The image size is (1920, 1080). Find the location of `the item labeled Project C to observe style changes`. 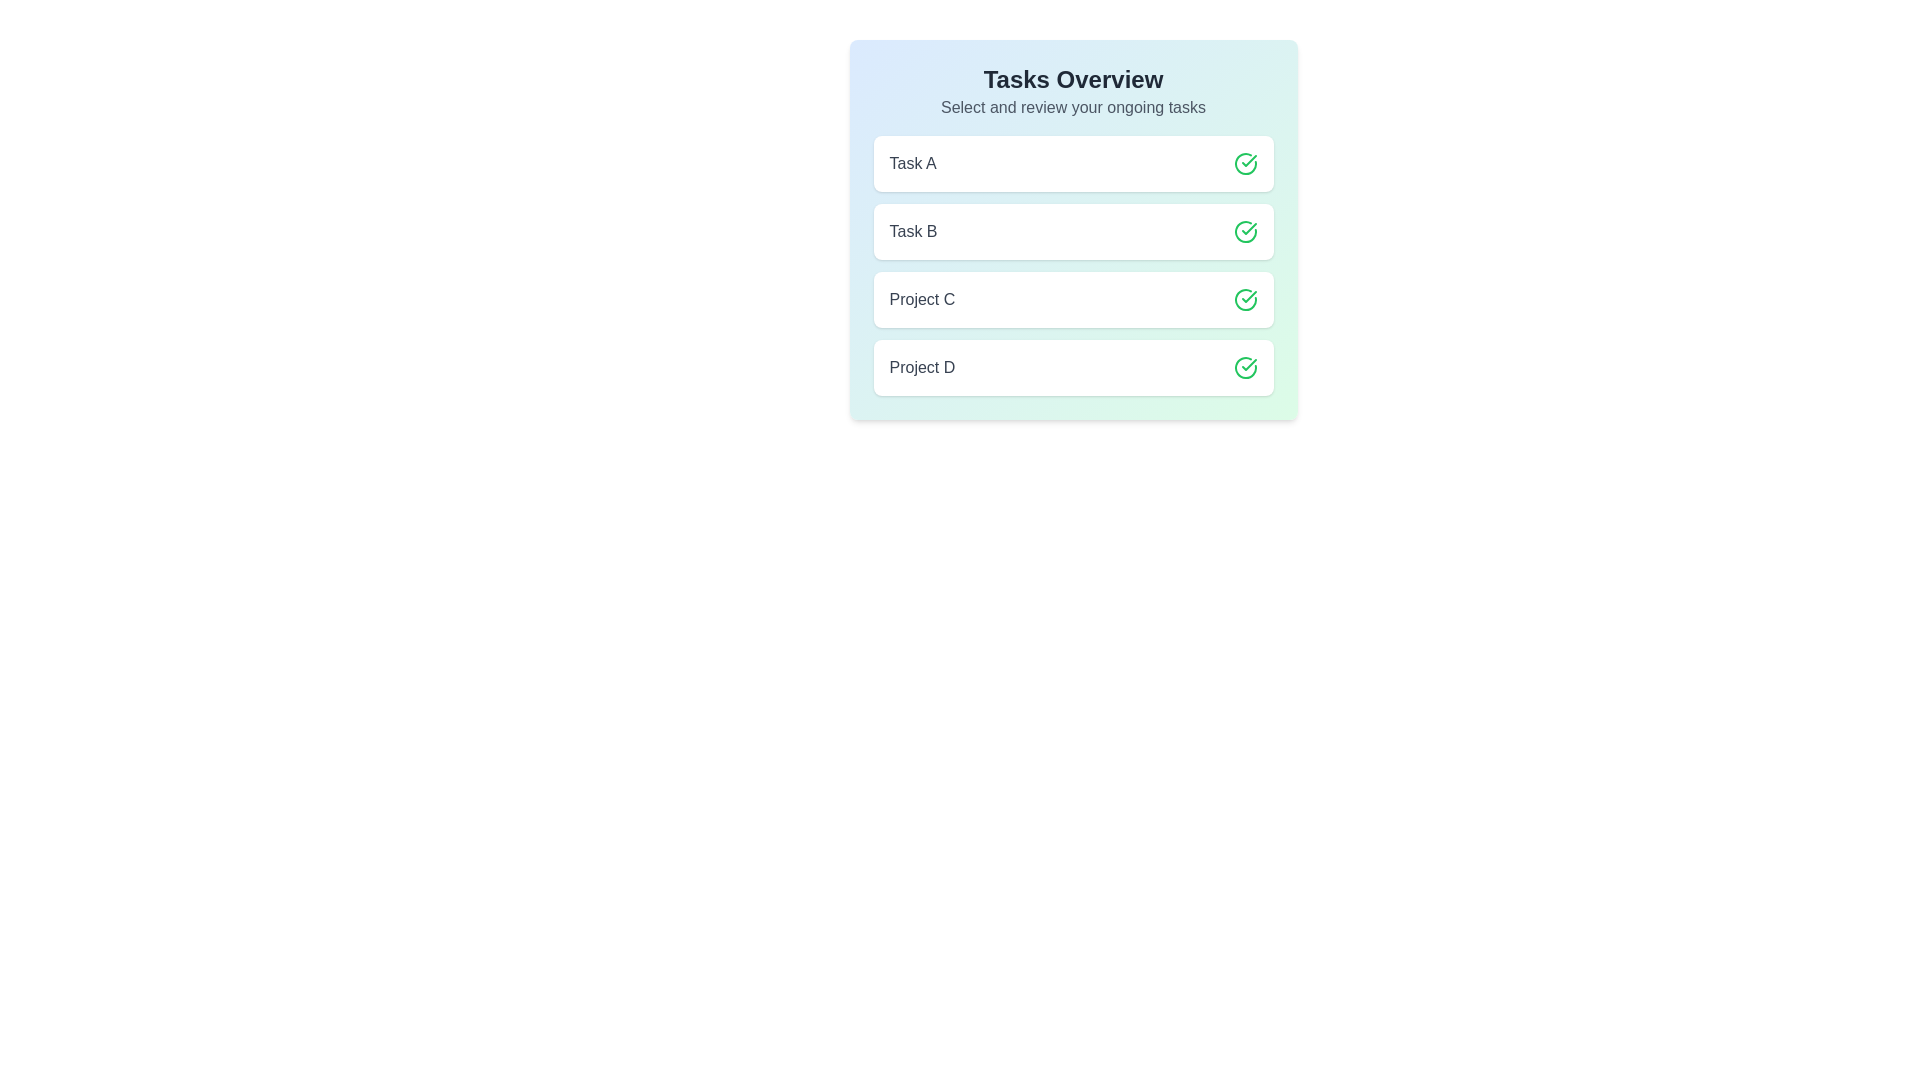

the item labeled Project C to observe style changes is located at coordinates (1072, 300).